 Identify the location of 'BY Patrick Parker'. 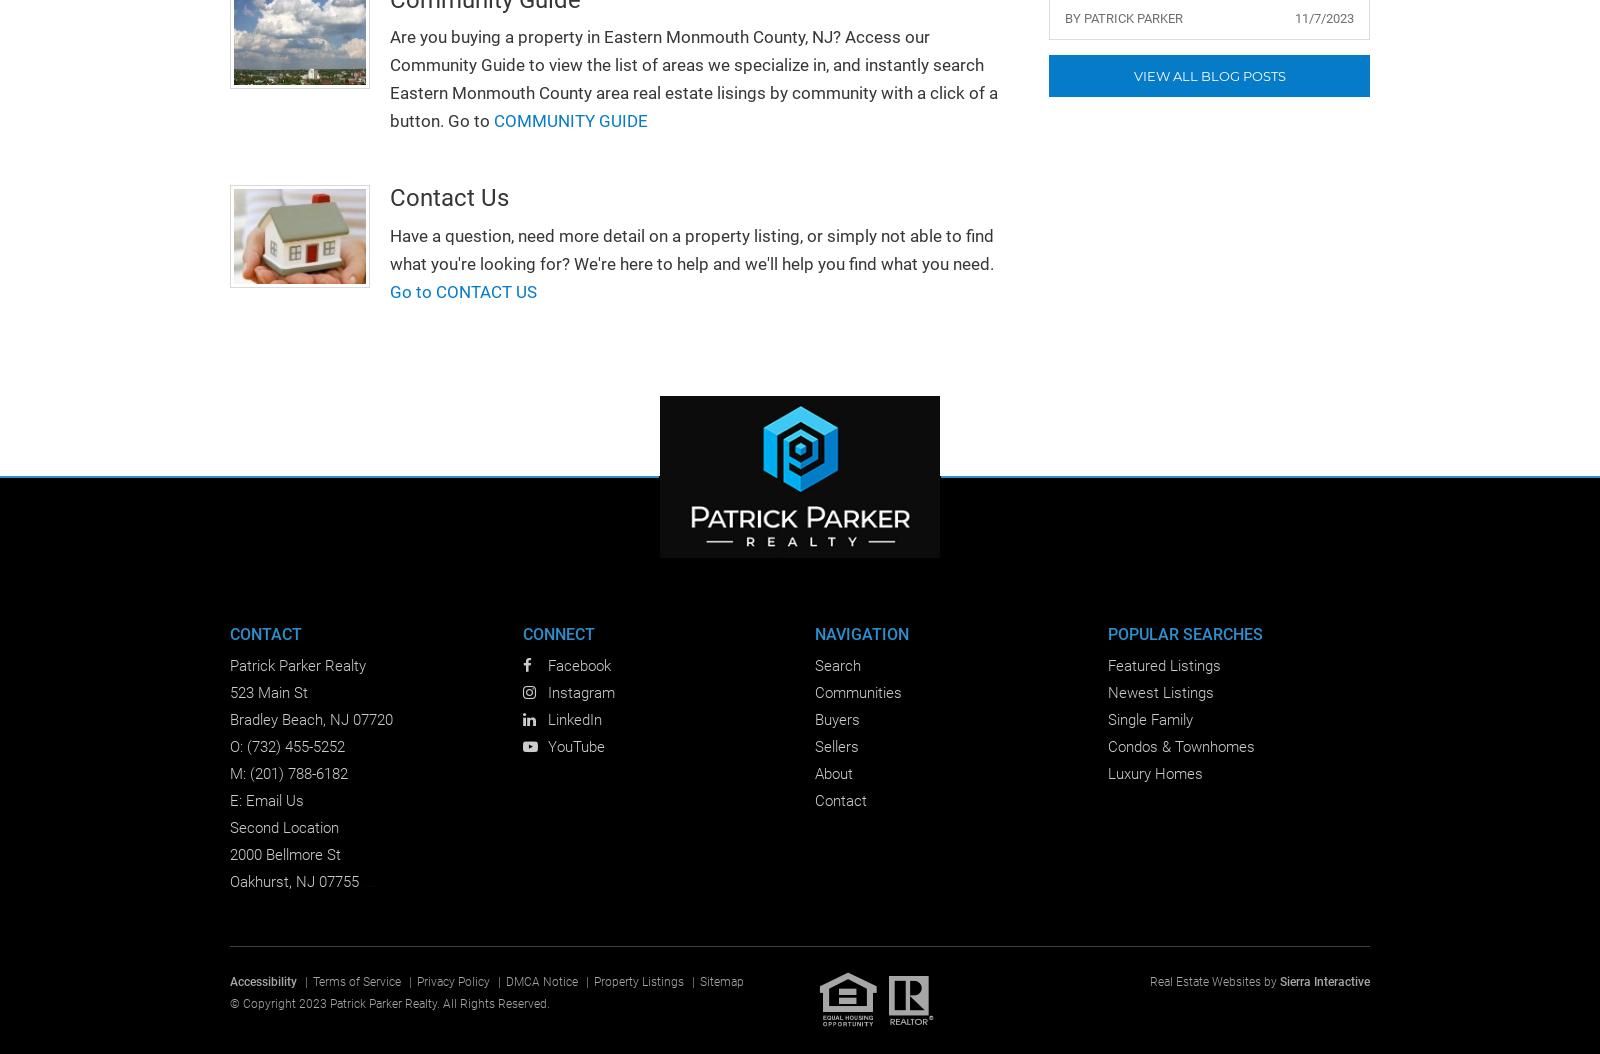
(1124, 18).